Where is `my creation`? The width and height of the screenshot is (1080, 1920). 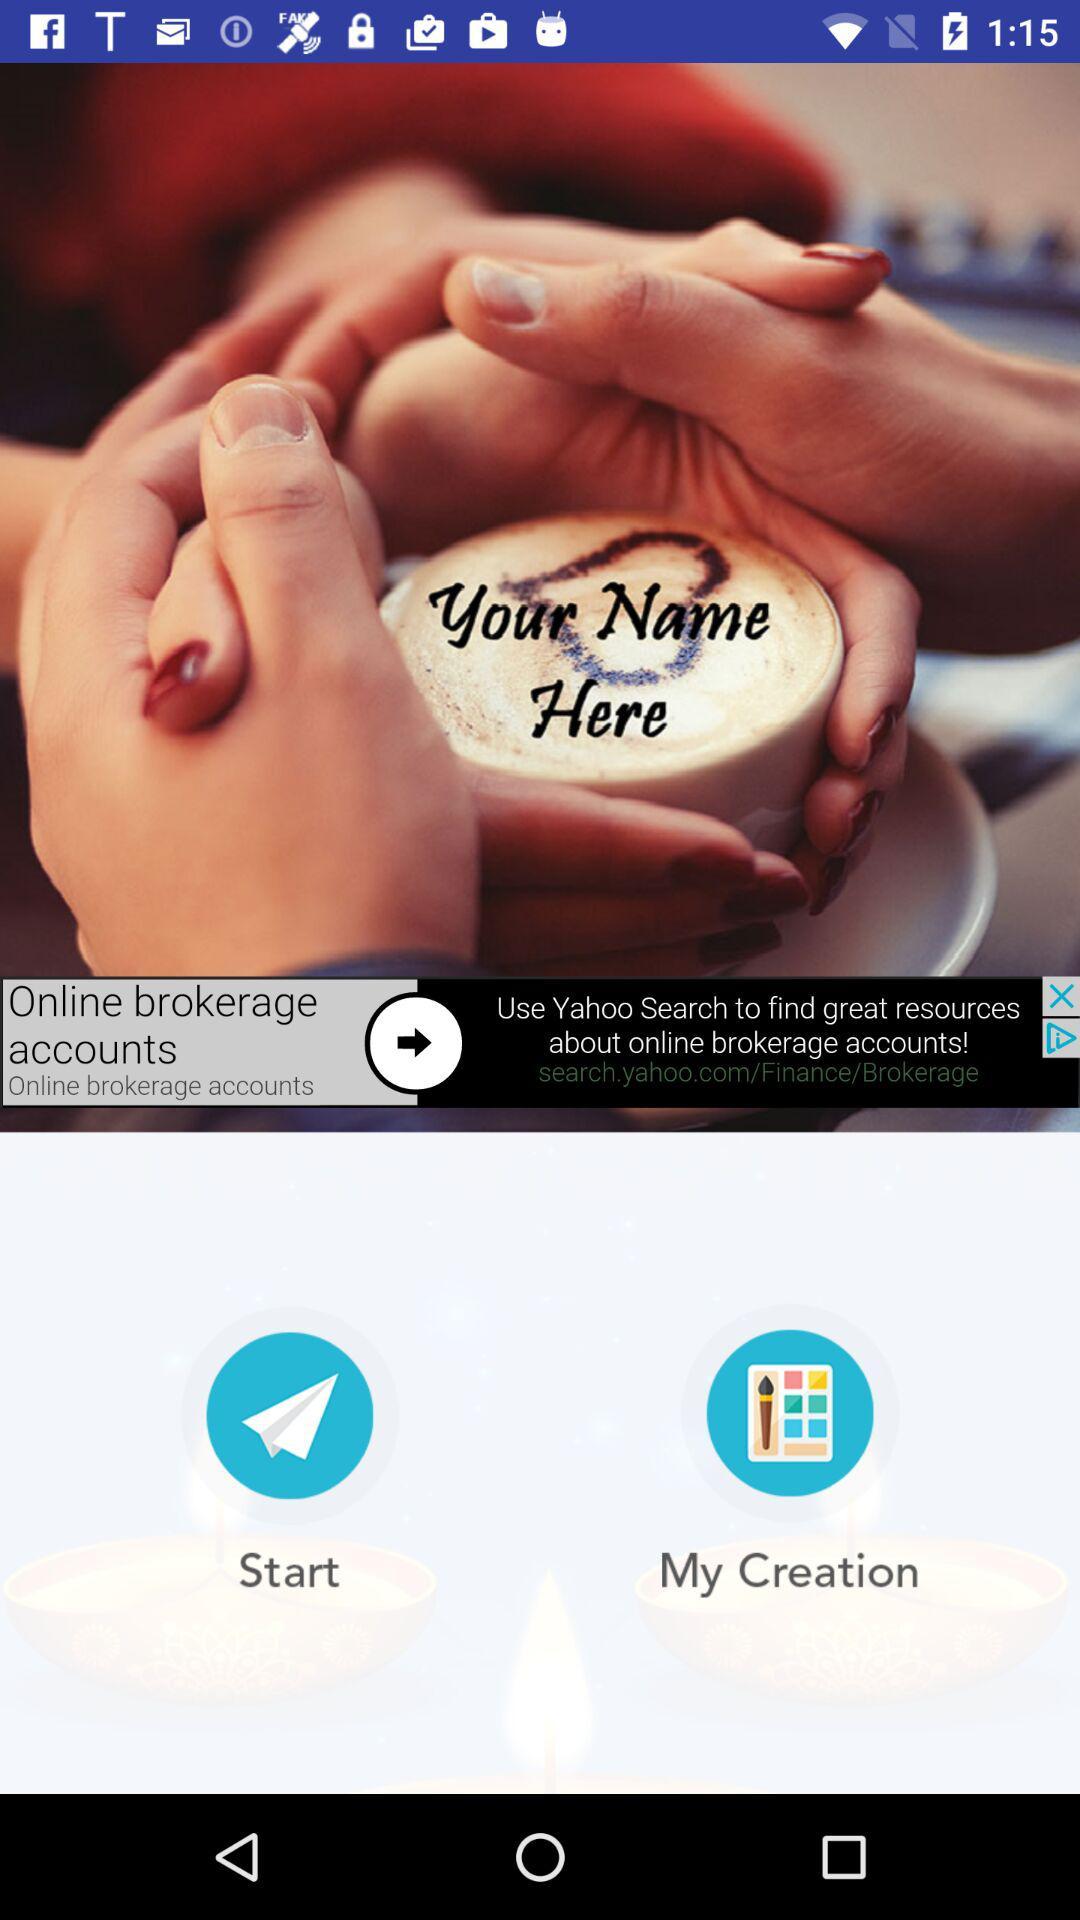 my creation is located at coordinates (789, 1450).